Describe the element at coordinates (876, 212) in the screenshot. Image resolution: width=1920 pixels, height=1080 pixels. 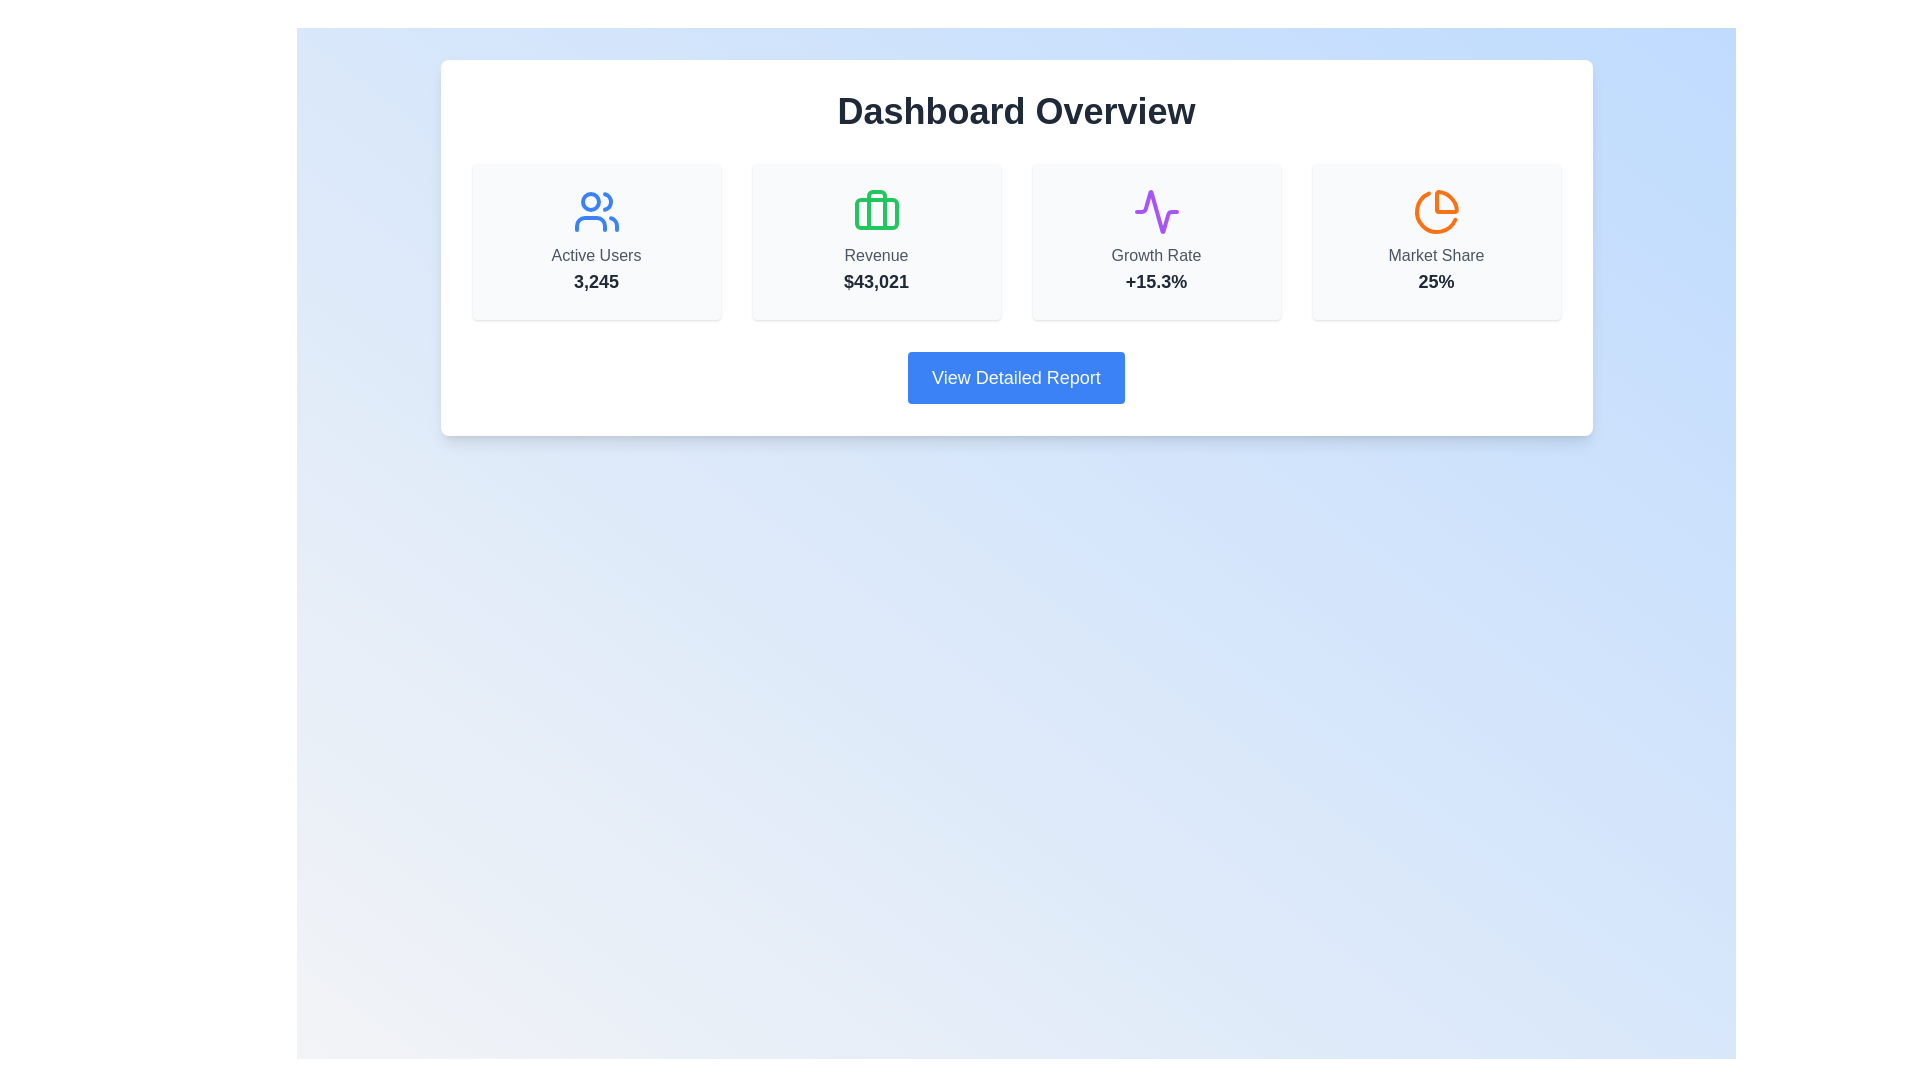
I see `the green outlined briefcase icon located within the 'Revenue' card above the 'Revenue' label and the '$43,021' value` at that location.